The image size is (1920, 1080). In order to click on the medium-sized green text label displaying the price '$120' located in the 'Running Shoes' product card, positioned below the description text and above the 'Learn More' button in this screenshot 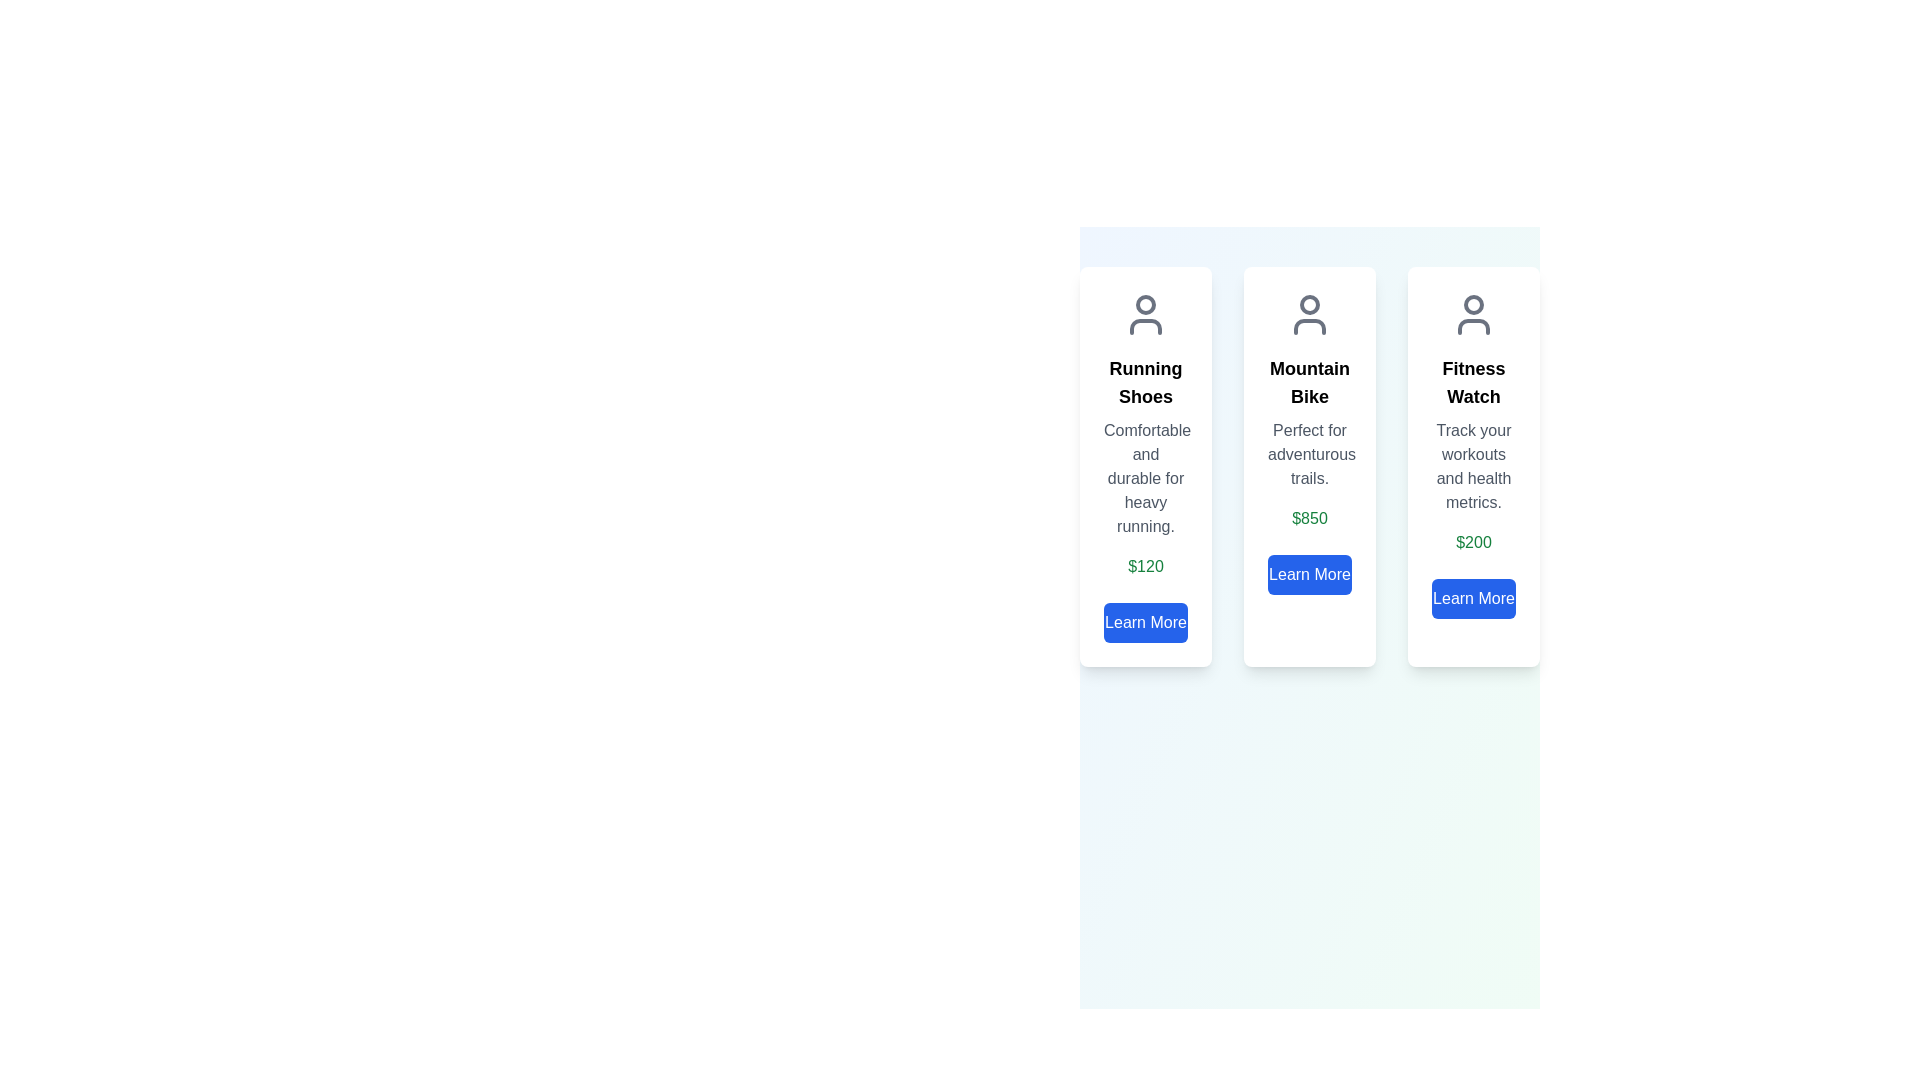, I will do `click(1146, 567)`.